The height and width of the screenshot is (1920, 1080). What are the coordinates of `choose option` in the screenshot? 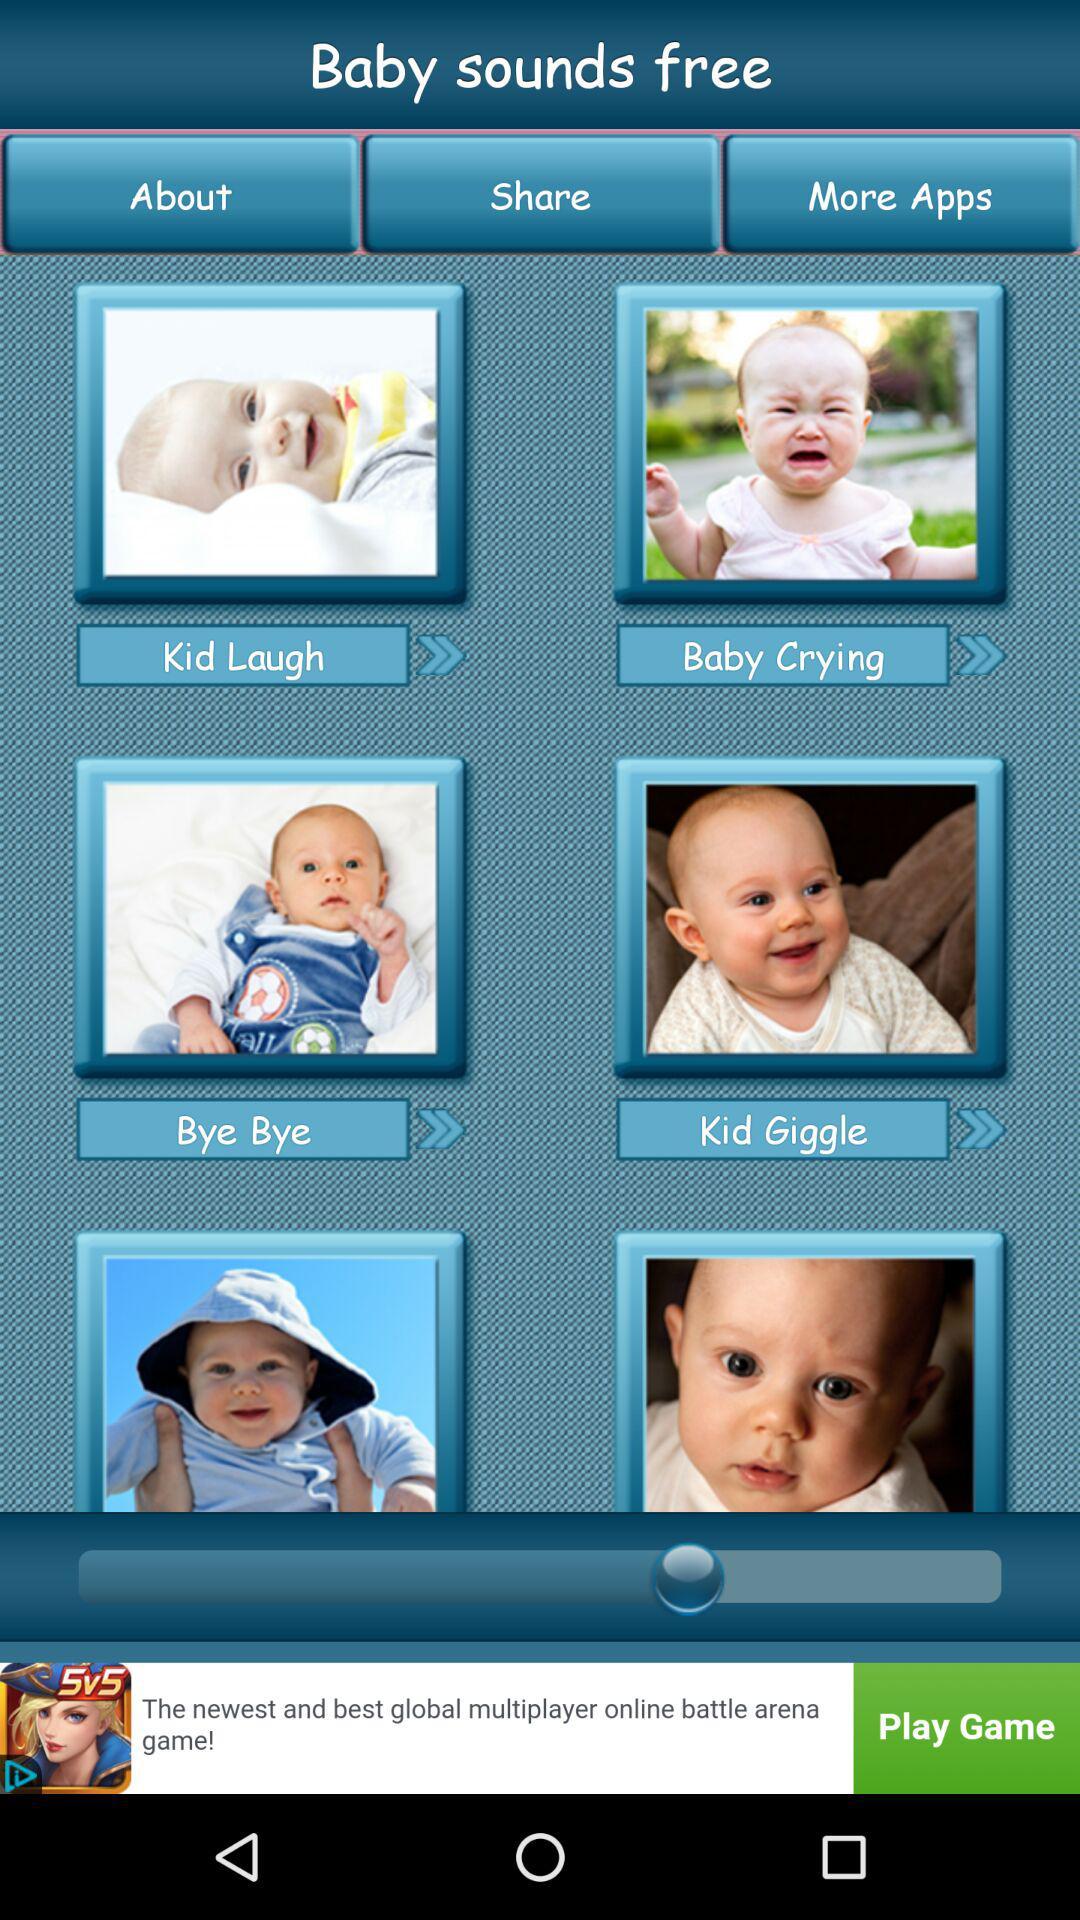 It's located at (439, 654).